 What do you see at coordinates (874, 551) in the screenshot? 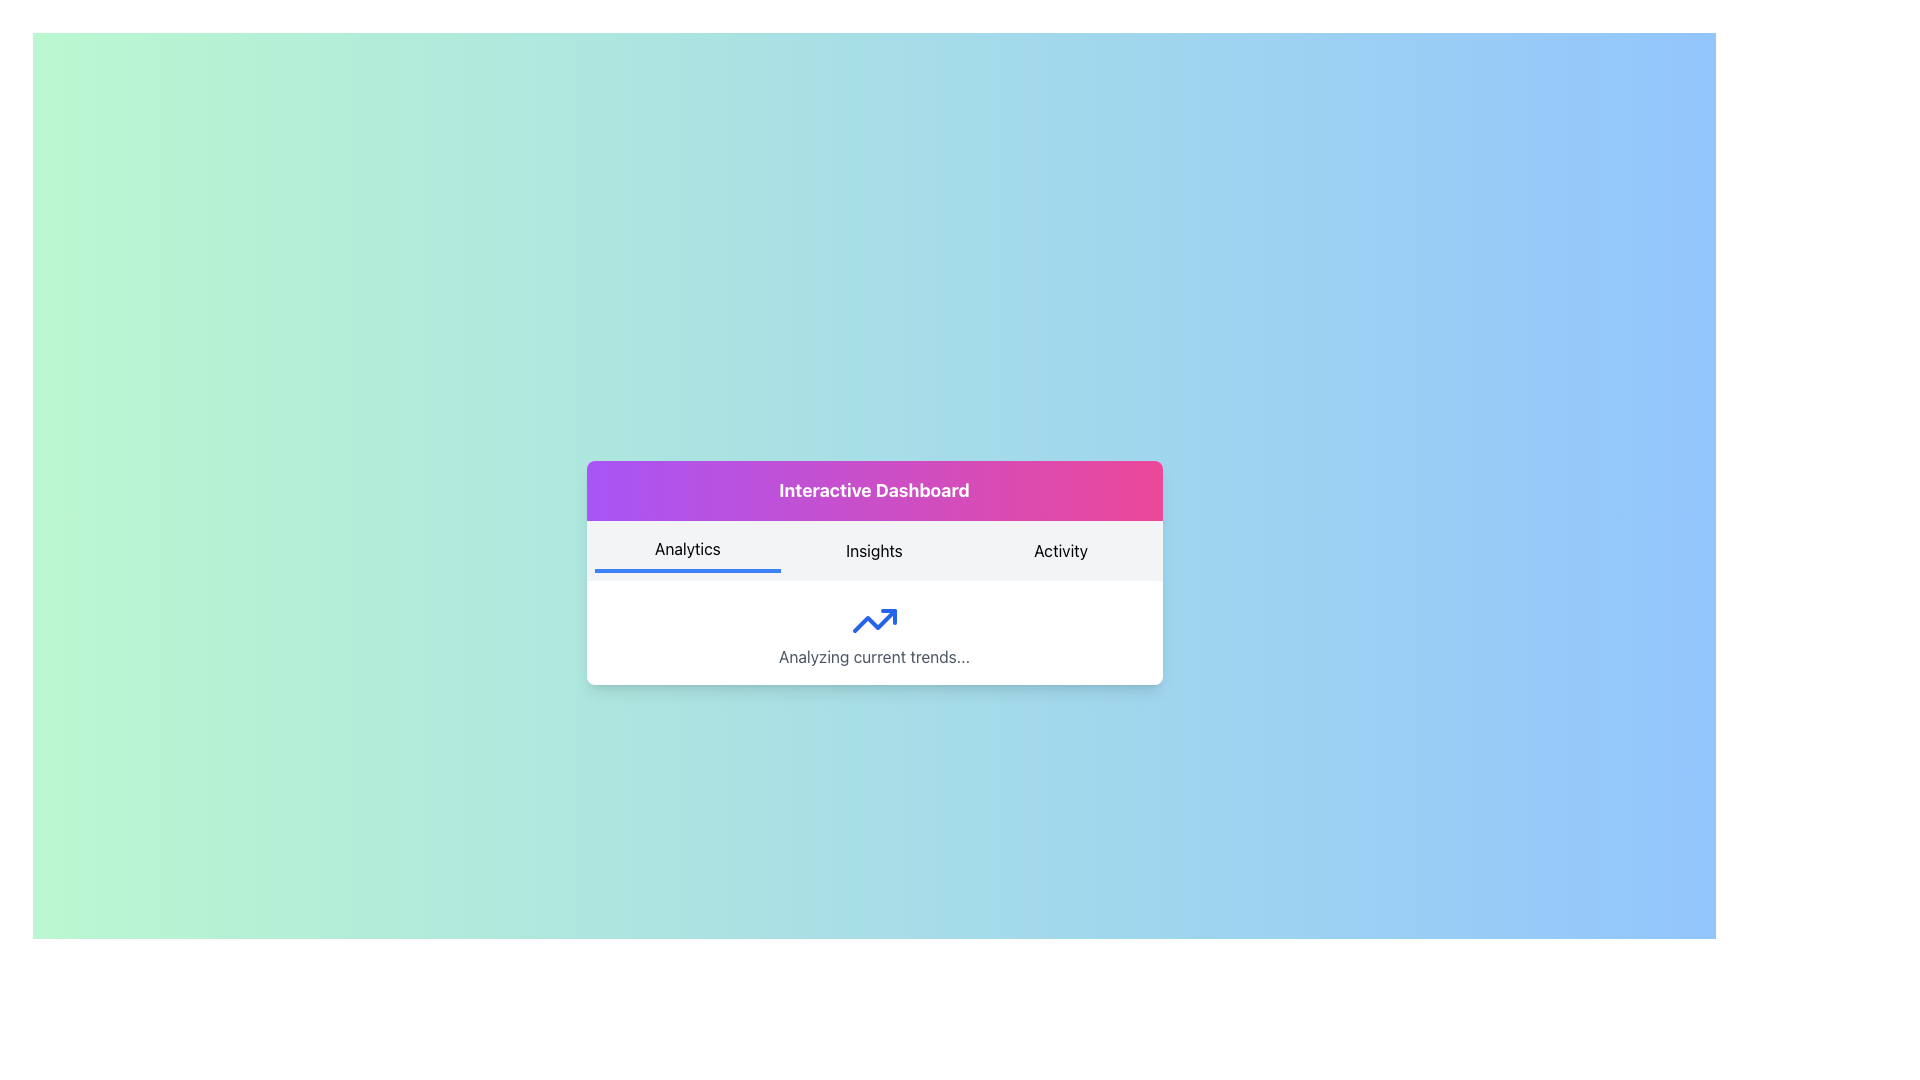
I see `the 'Insights' tab, which is the middle tab in a row of three text-based tabs under the 'Interactive Dashboard' banner` at bounding box center [874, 551].